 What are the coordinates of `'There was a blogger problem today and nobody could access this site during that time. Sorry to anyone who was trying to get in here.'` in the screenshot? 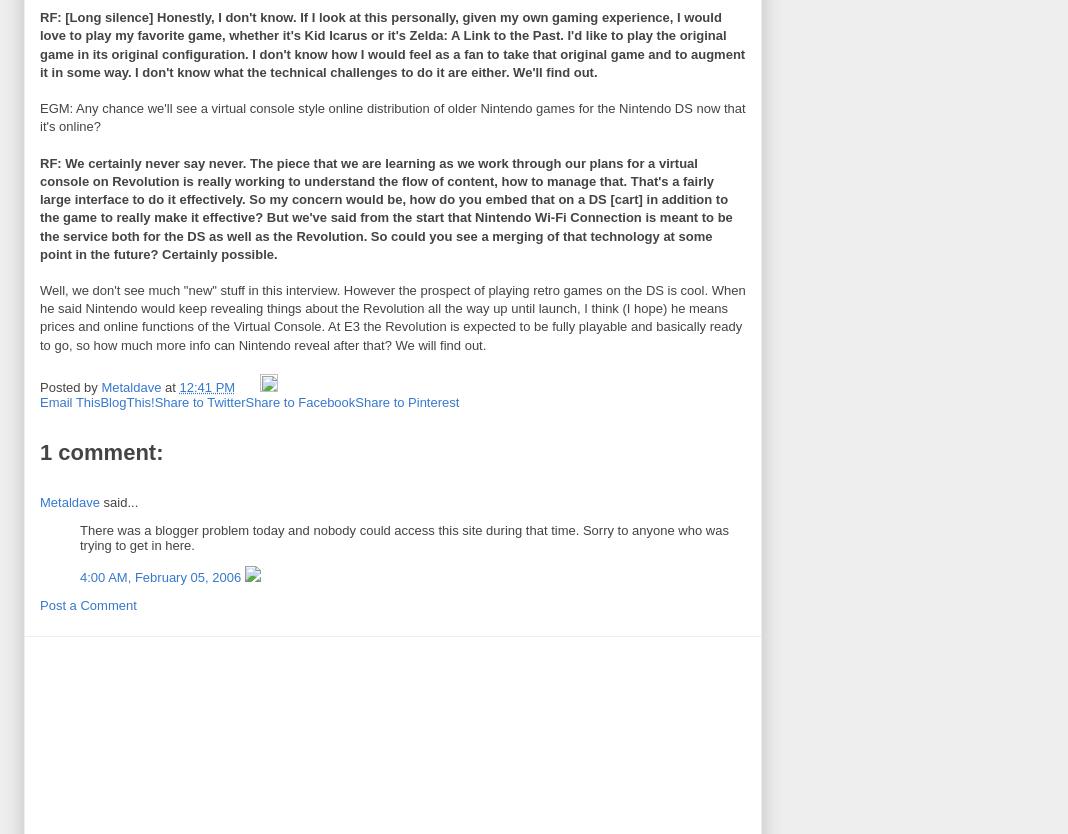 It's located at (78, 536).